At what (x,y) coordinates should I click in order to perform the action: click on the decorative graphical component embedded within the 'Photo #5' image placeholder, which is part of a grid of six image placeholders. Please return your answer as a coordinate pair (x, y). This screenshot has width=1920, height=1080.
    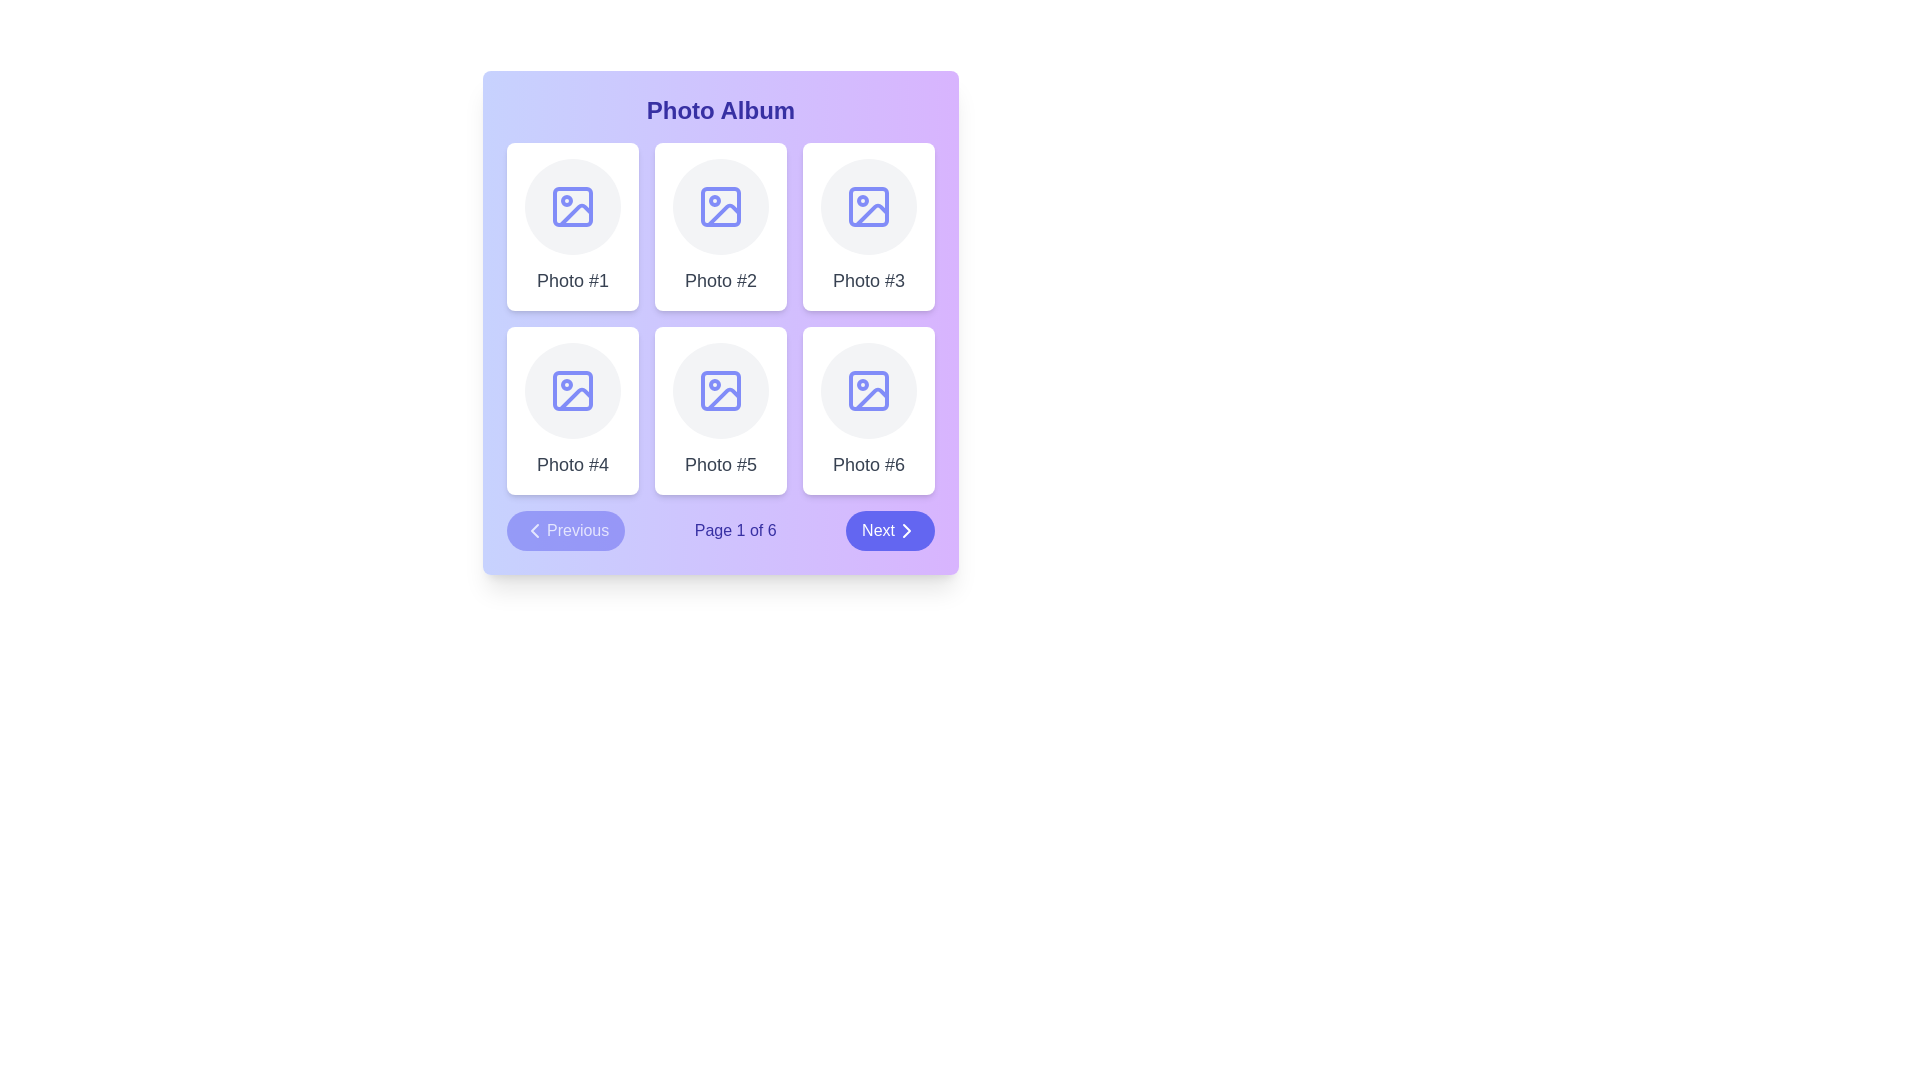
    Looking at the image, I should click on (720, 390).